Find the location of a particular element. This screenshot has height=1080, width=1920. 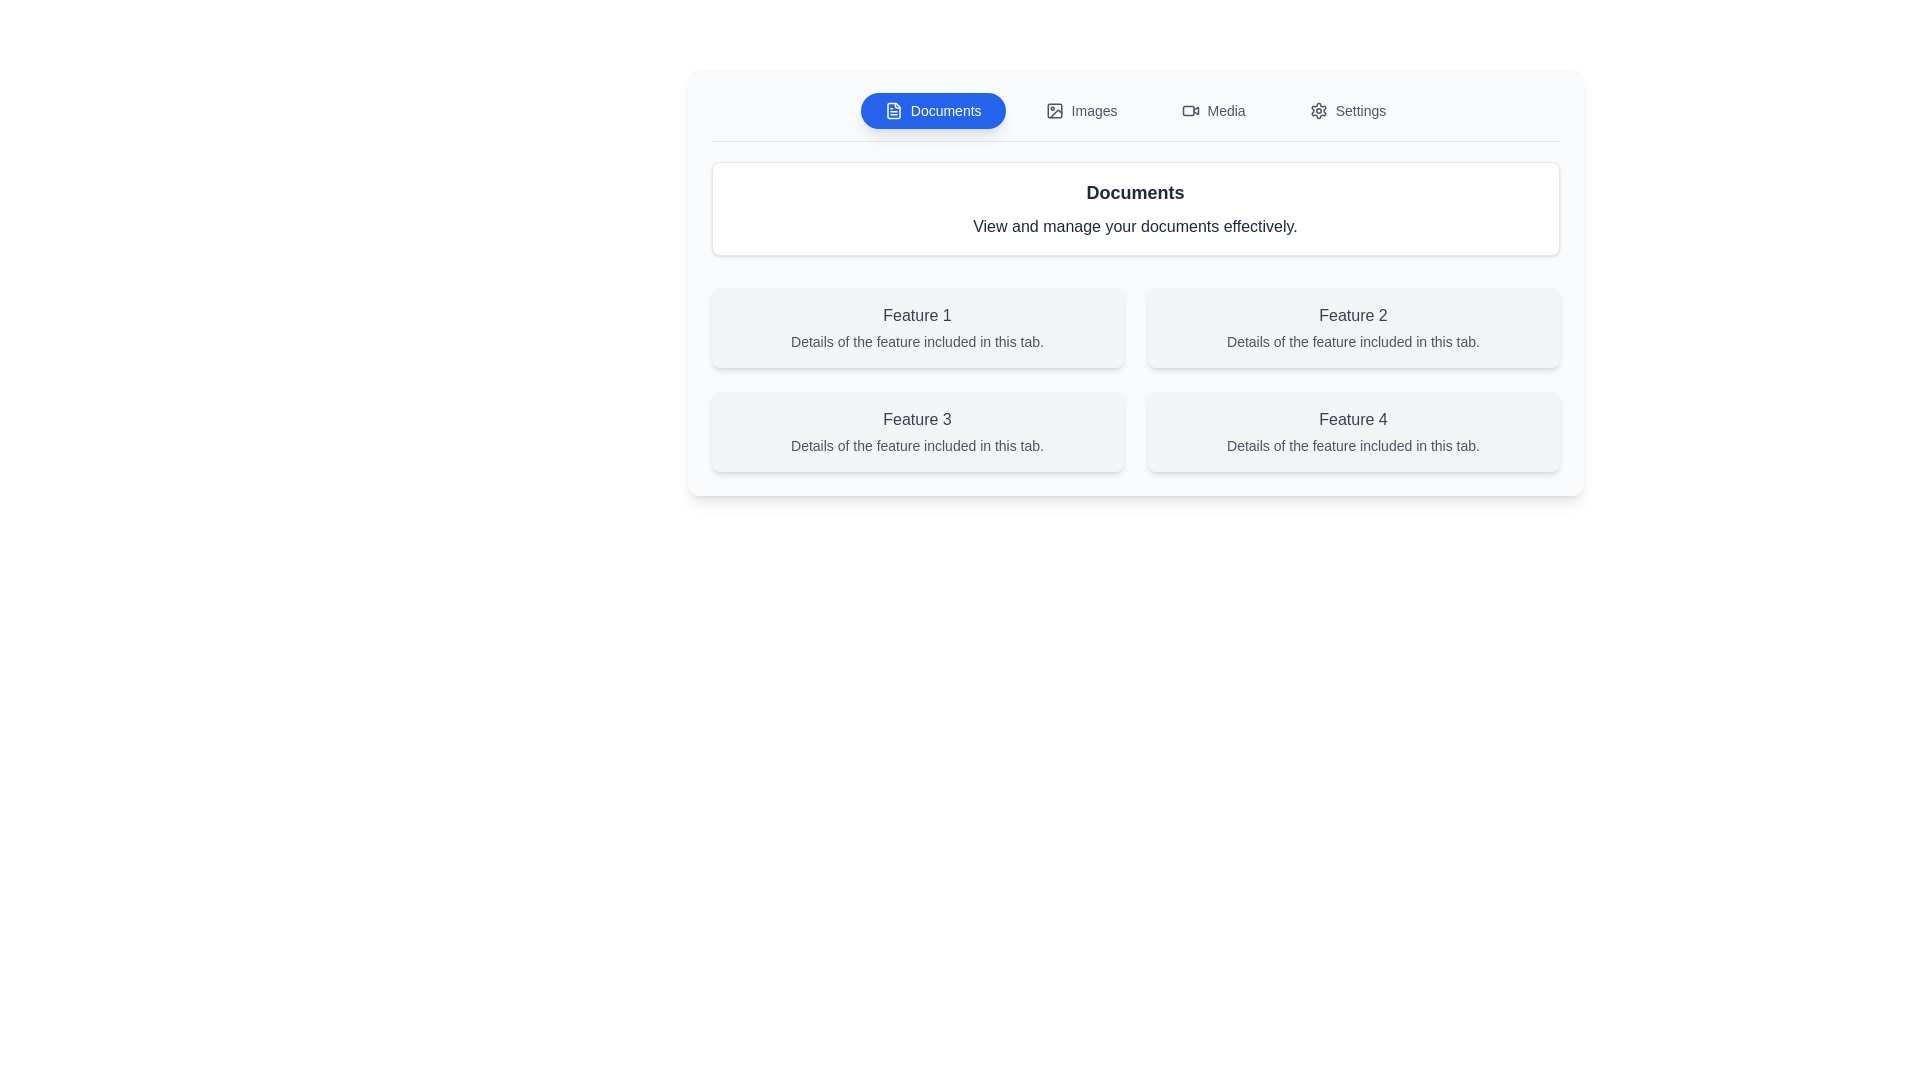

the 'Media' navigation link located in the horizontal menu bar at the top of the interface is located at coordinates (1225, 111).